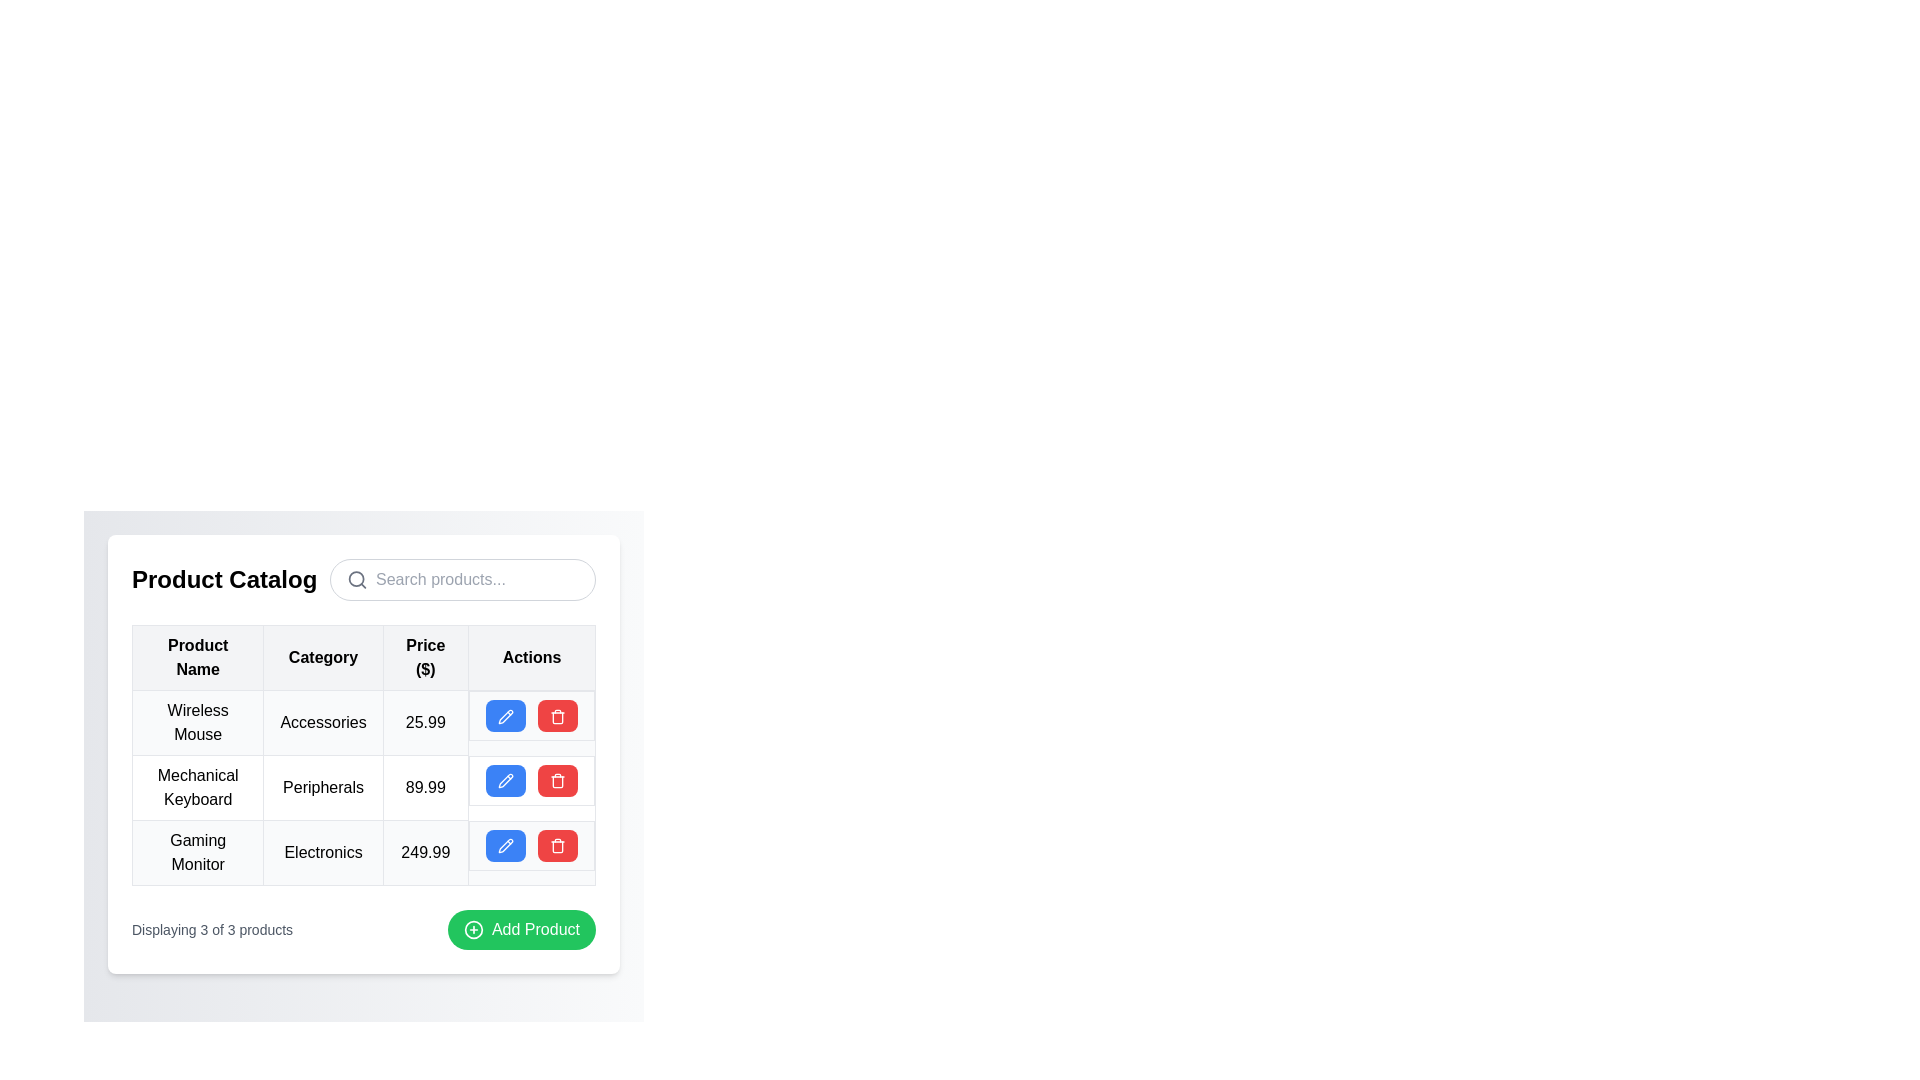  I want to click on properties of the trash can icon, which is a small outlined icon inside a red button located in the 'Actions' column of the table, specifically the second icon in the actions for the 'Mechanical Keyboard' row, so click(557, 715).